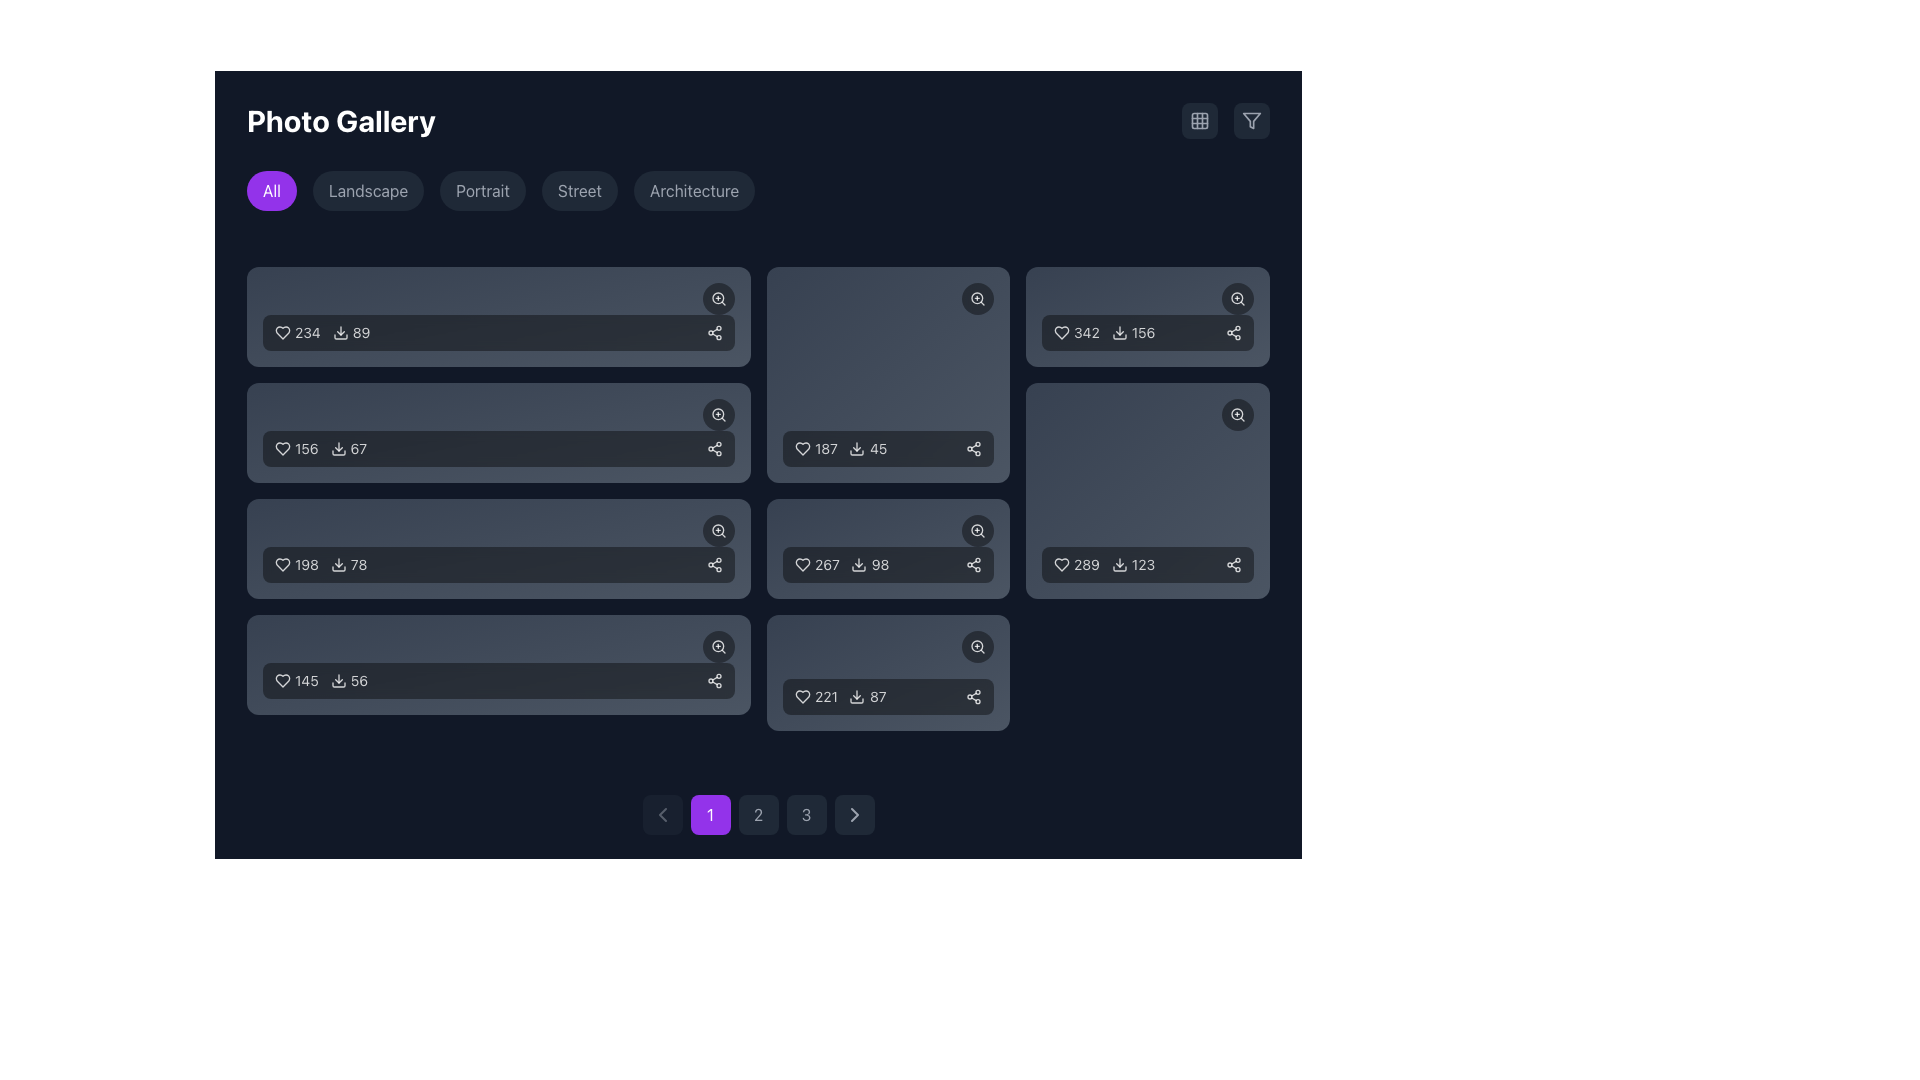 This screenshot has width=1920, height=1080. What do you see at coordinates (305, 447) in the screenshot?
I see `the static text display showing '156', which is styled in a light font and located in the second card of the left column in the grid layout` at bounding box center [305, 447].